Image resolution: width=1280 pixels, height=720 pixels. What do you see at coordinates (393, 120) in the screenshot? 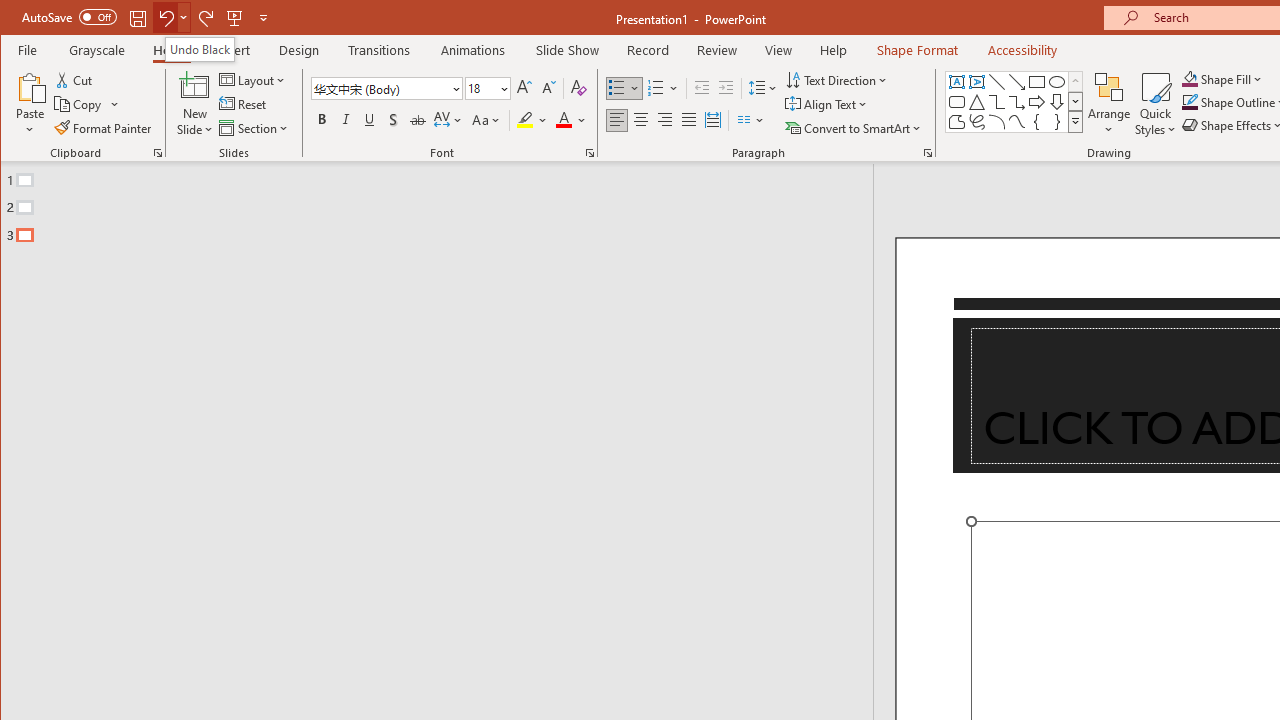
I see `'Shadow'` at bounding box center [393, 120].